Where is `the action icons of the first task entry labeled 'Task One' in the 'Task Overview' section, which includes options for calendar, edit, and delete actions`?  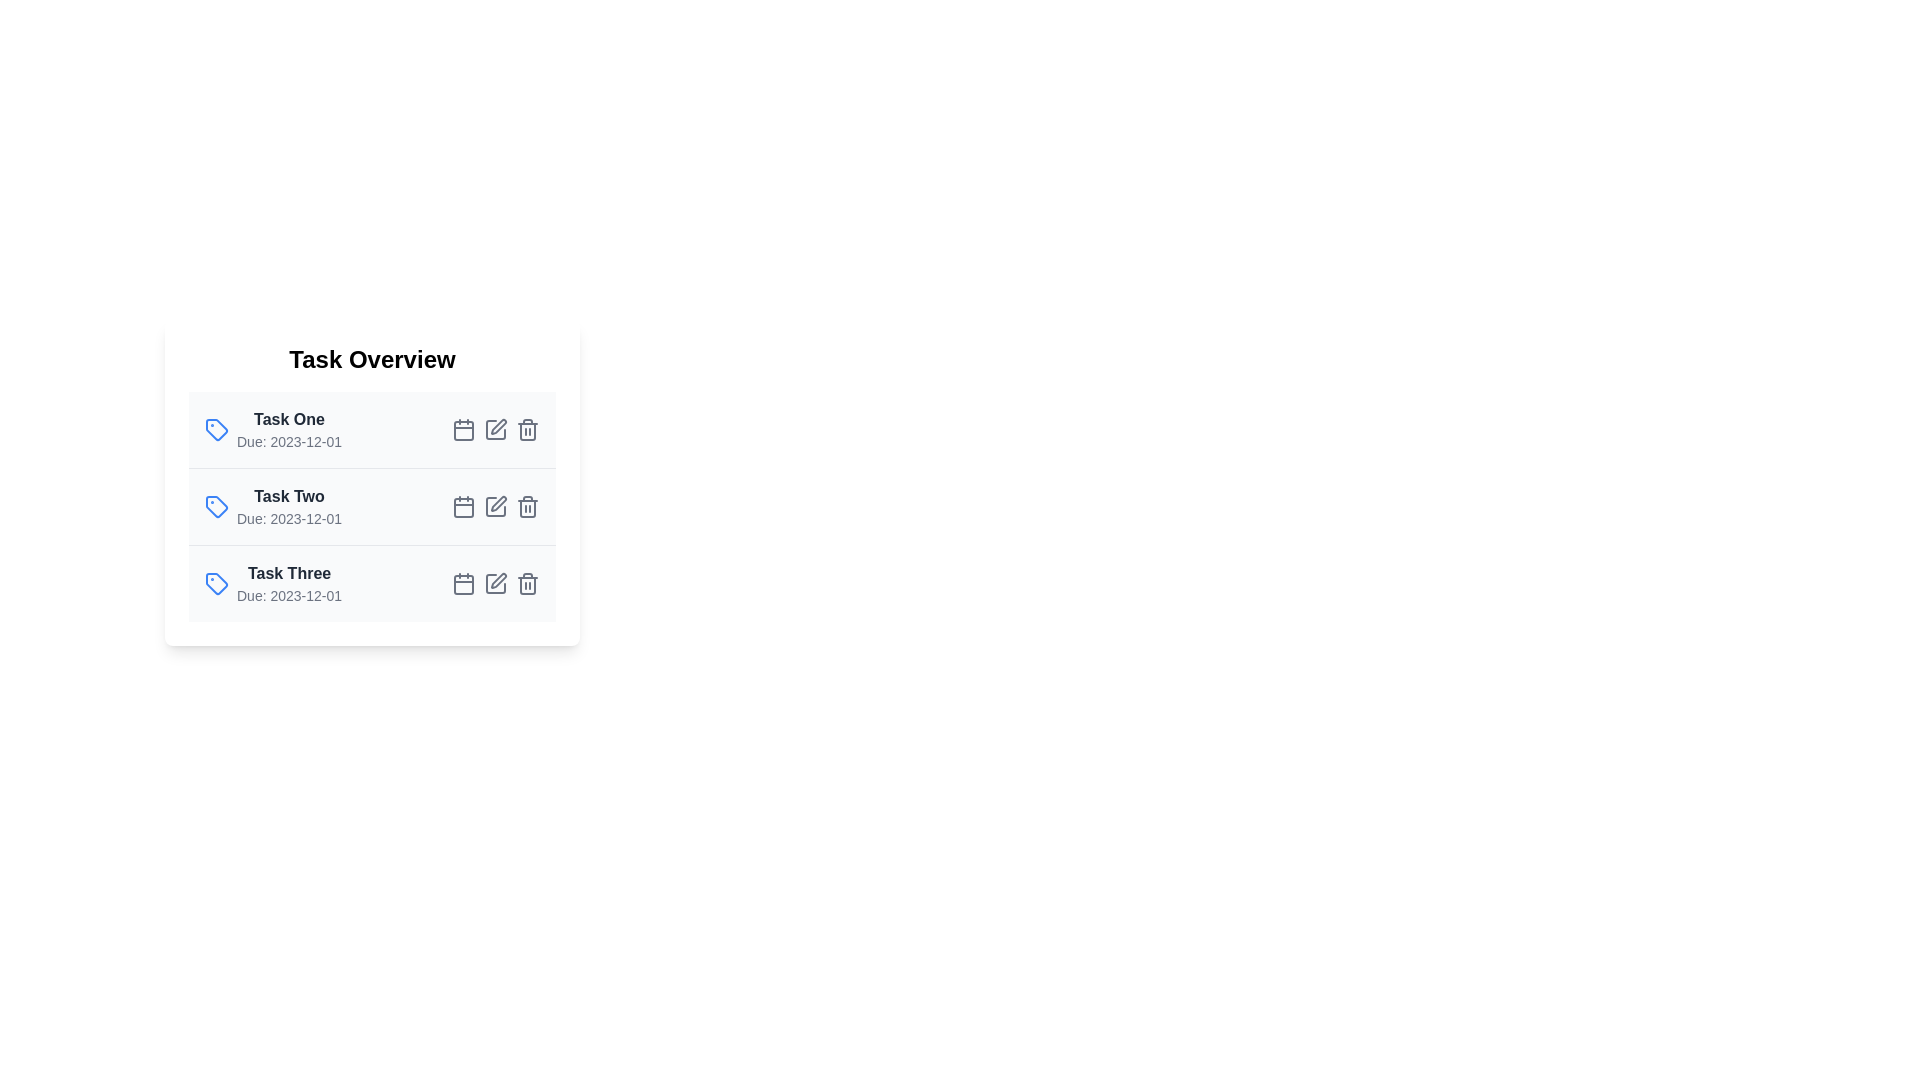 the action icons of the first task entry labeled 'Task One' in the 'Task Overview' section, which includes options for calendar, edit, and delete actions is located at coordinates (372, 428).